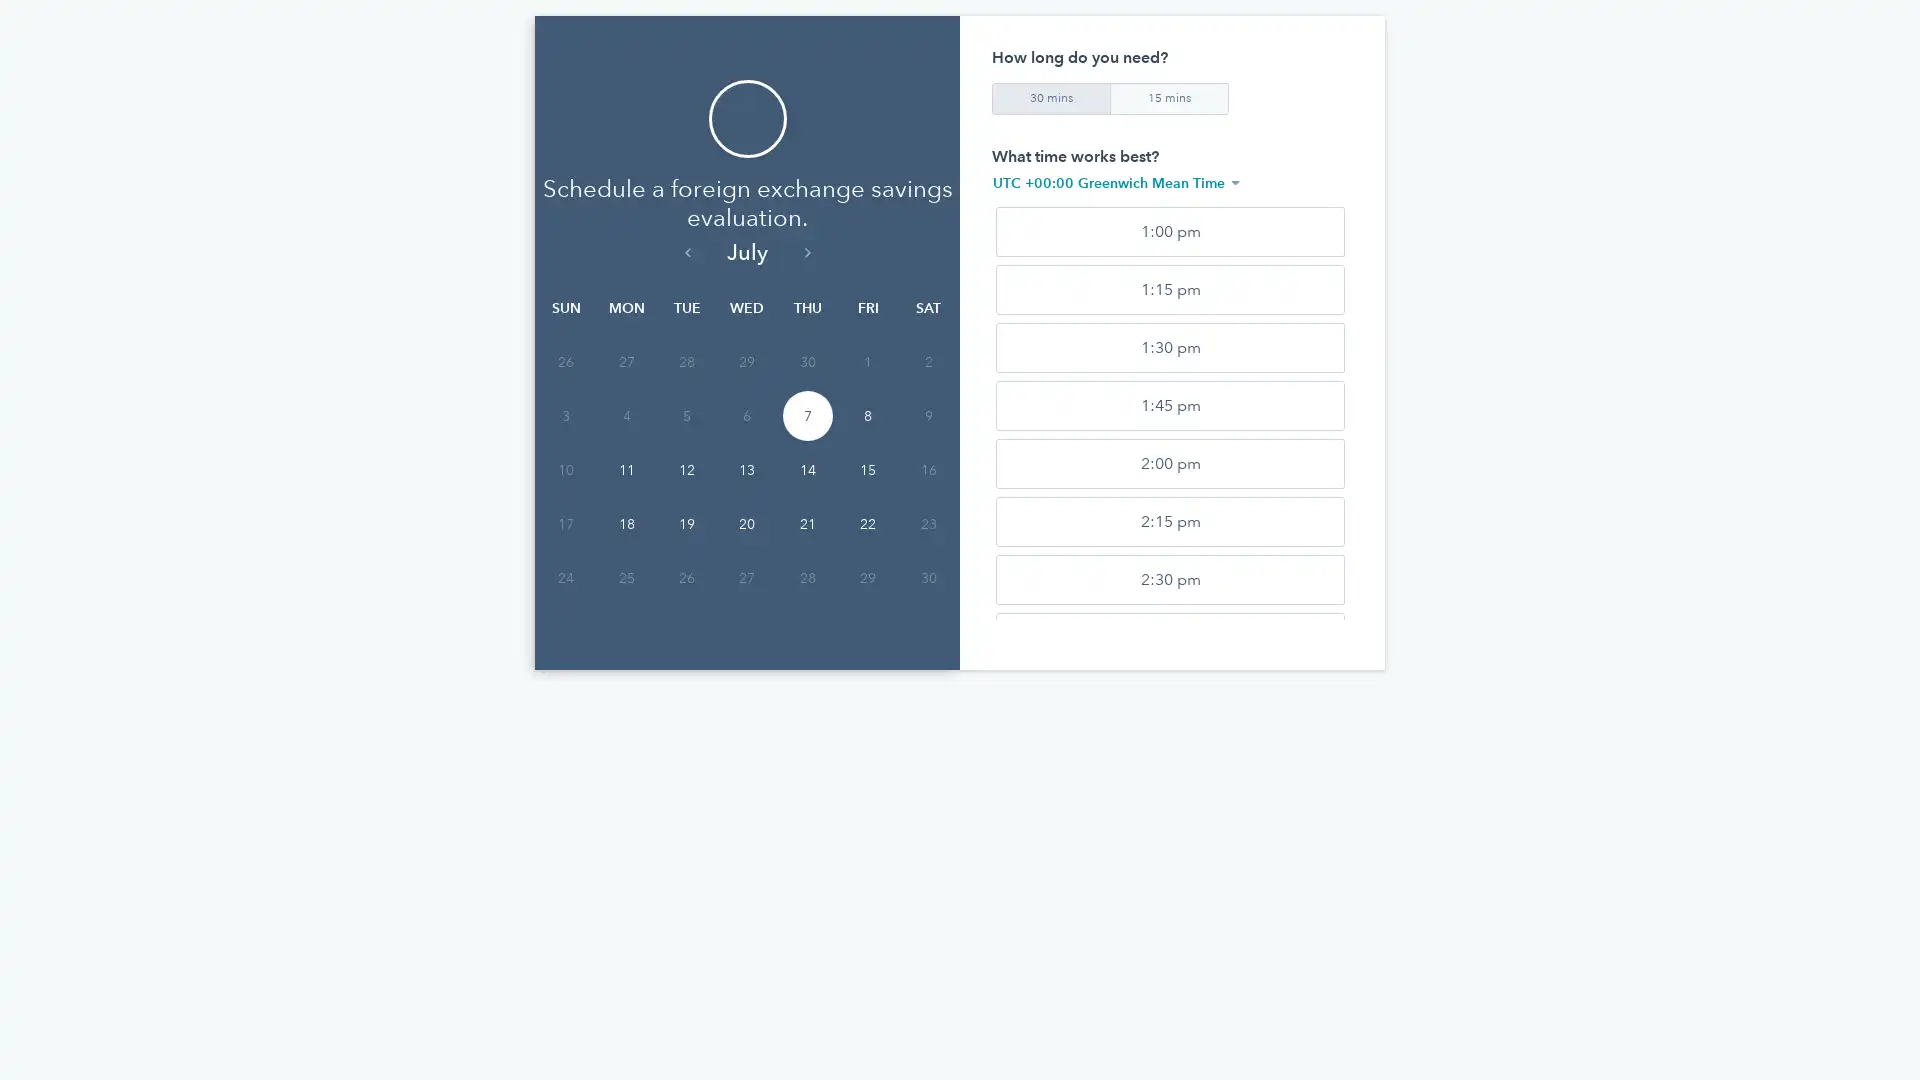 The height and width of the screenshot is (1080, 1920). Describe the element at coordinates (746, 362) in the screenshot. I see `June 29th` at that location.